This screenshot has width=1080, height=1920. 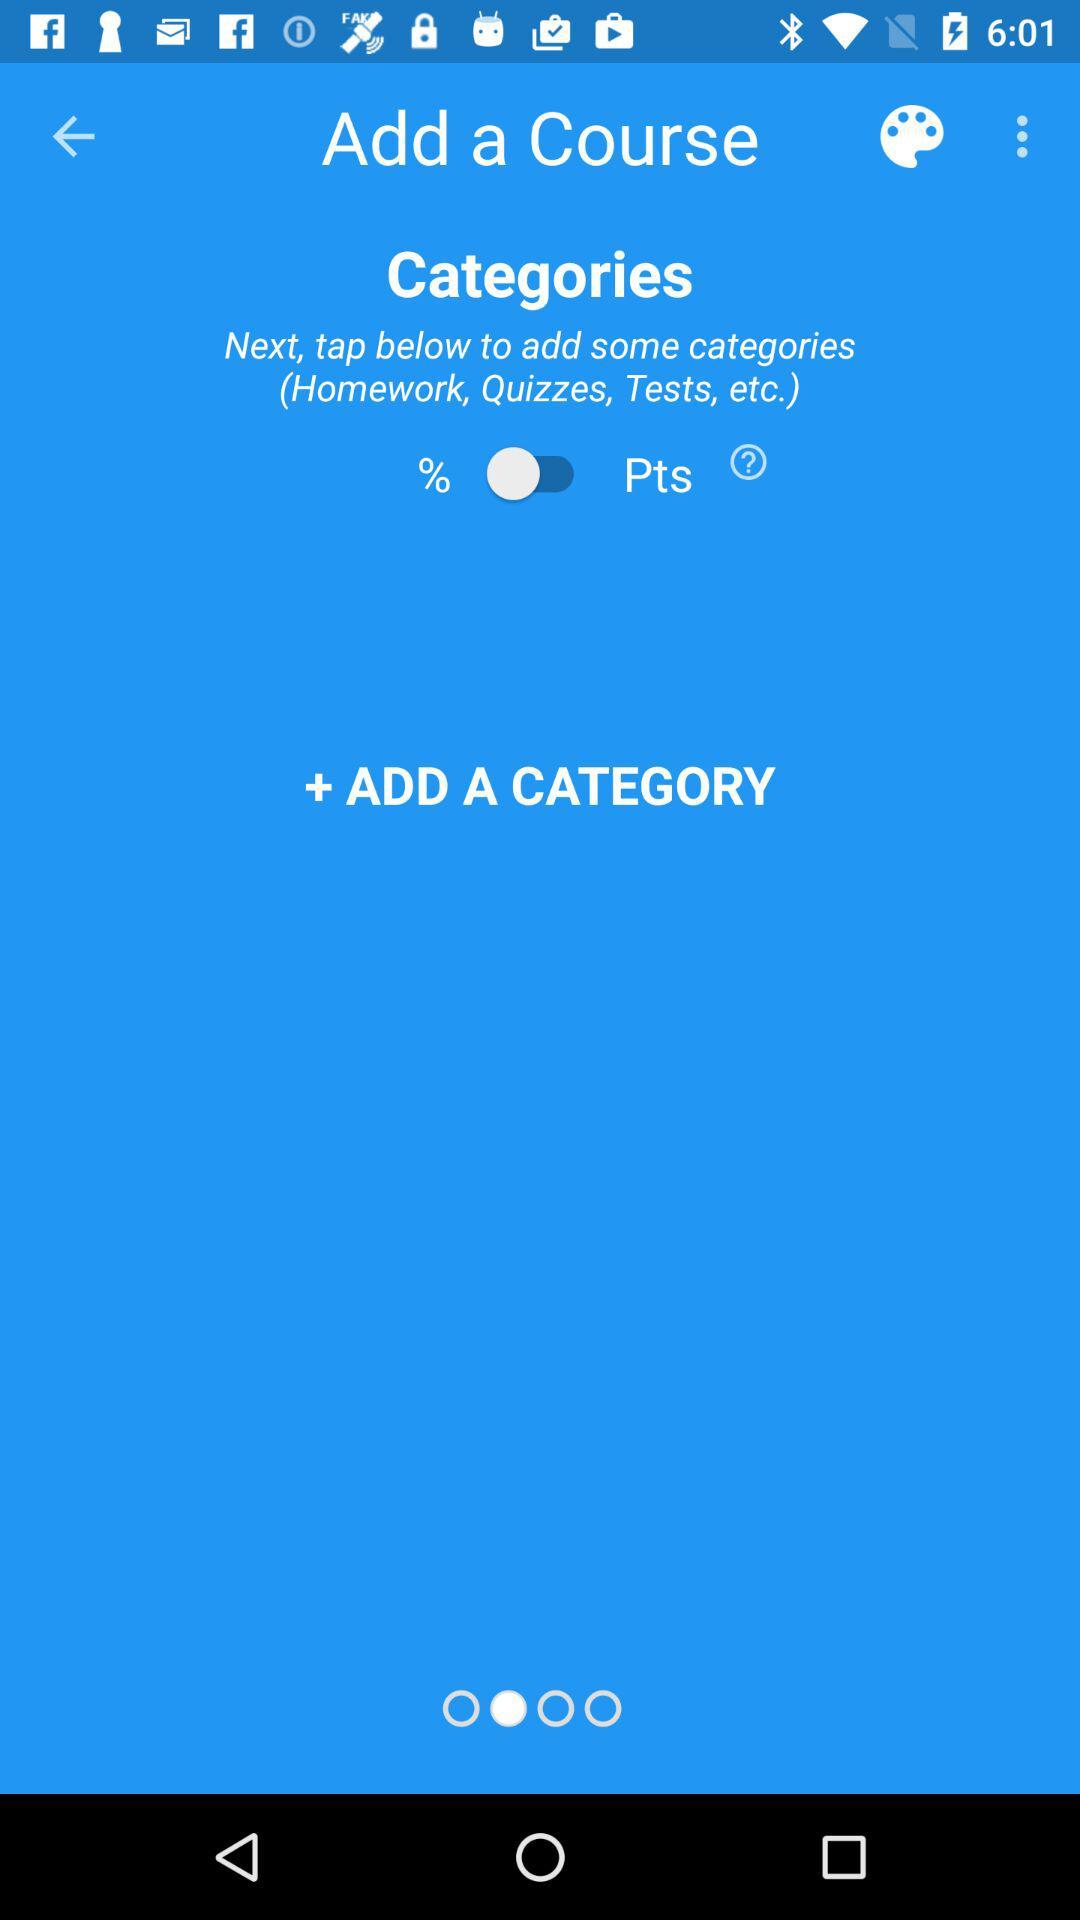 I want to click on the item above categories, so click(x=1027, y=135).